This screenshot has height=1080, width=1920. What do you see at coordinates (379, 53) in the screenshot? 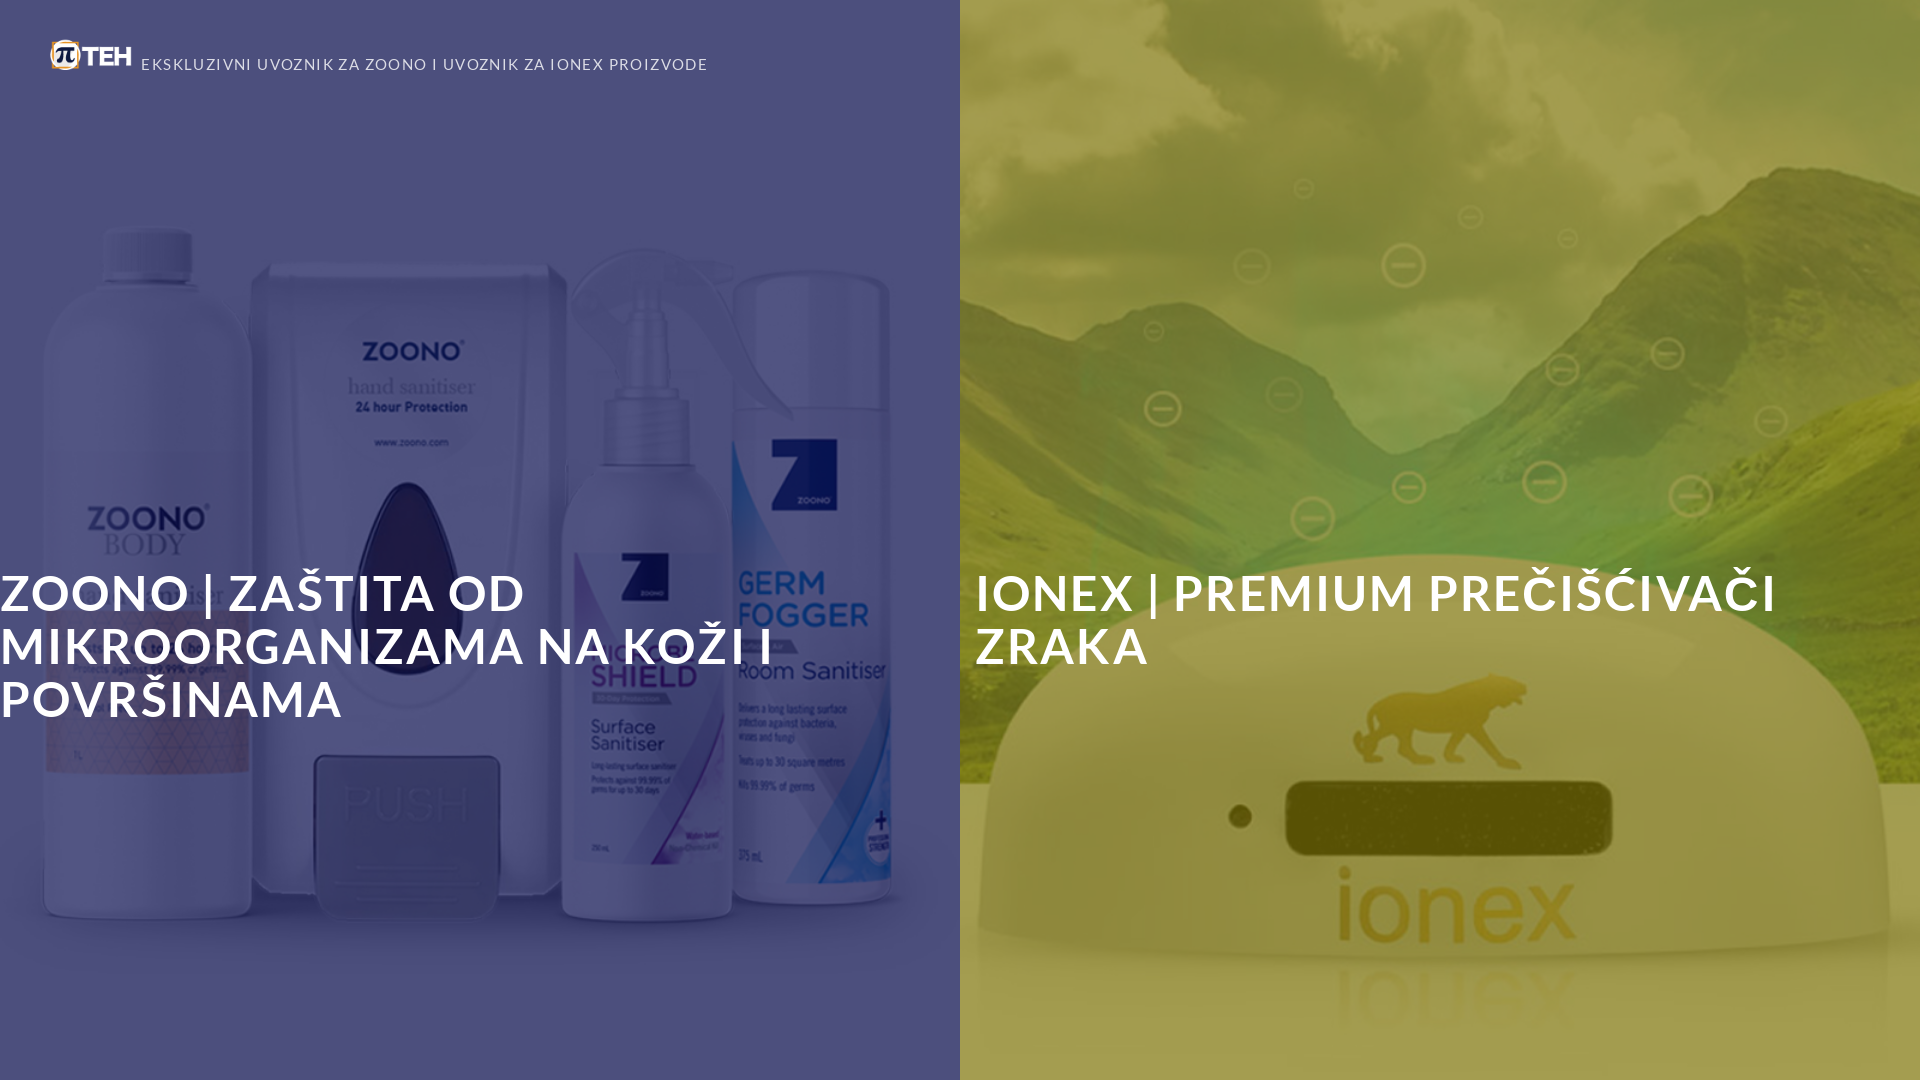
I see `'EKSKLUZIVNI UVOZNIK ZA ZOONO I UVOZNIK ZA IONEX PROIZVODE'` at bounding box center [379, 53].